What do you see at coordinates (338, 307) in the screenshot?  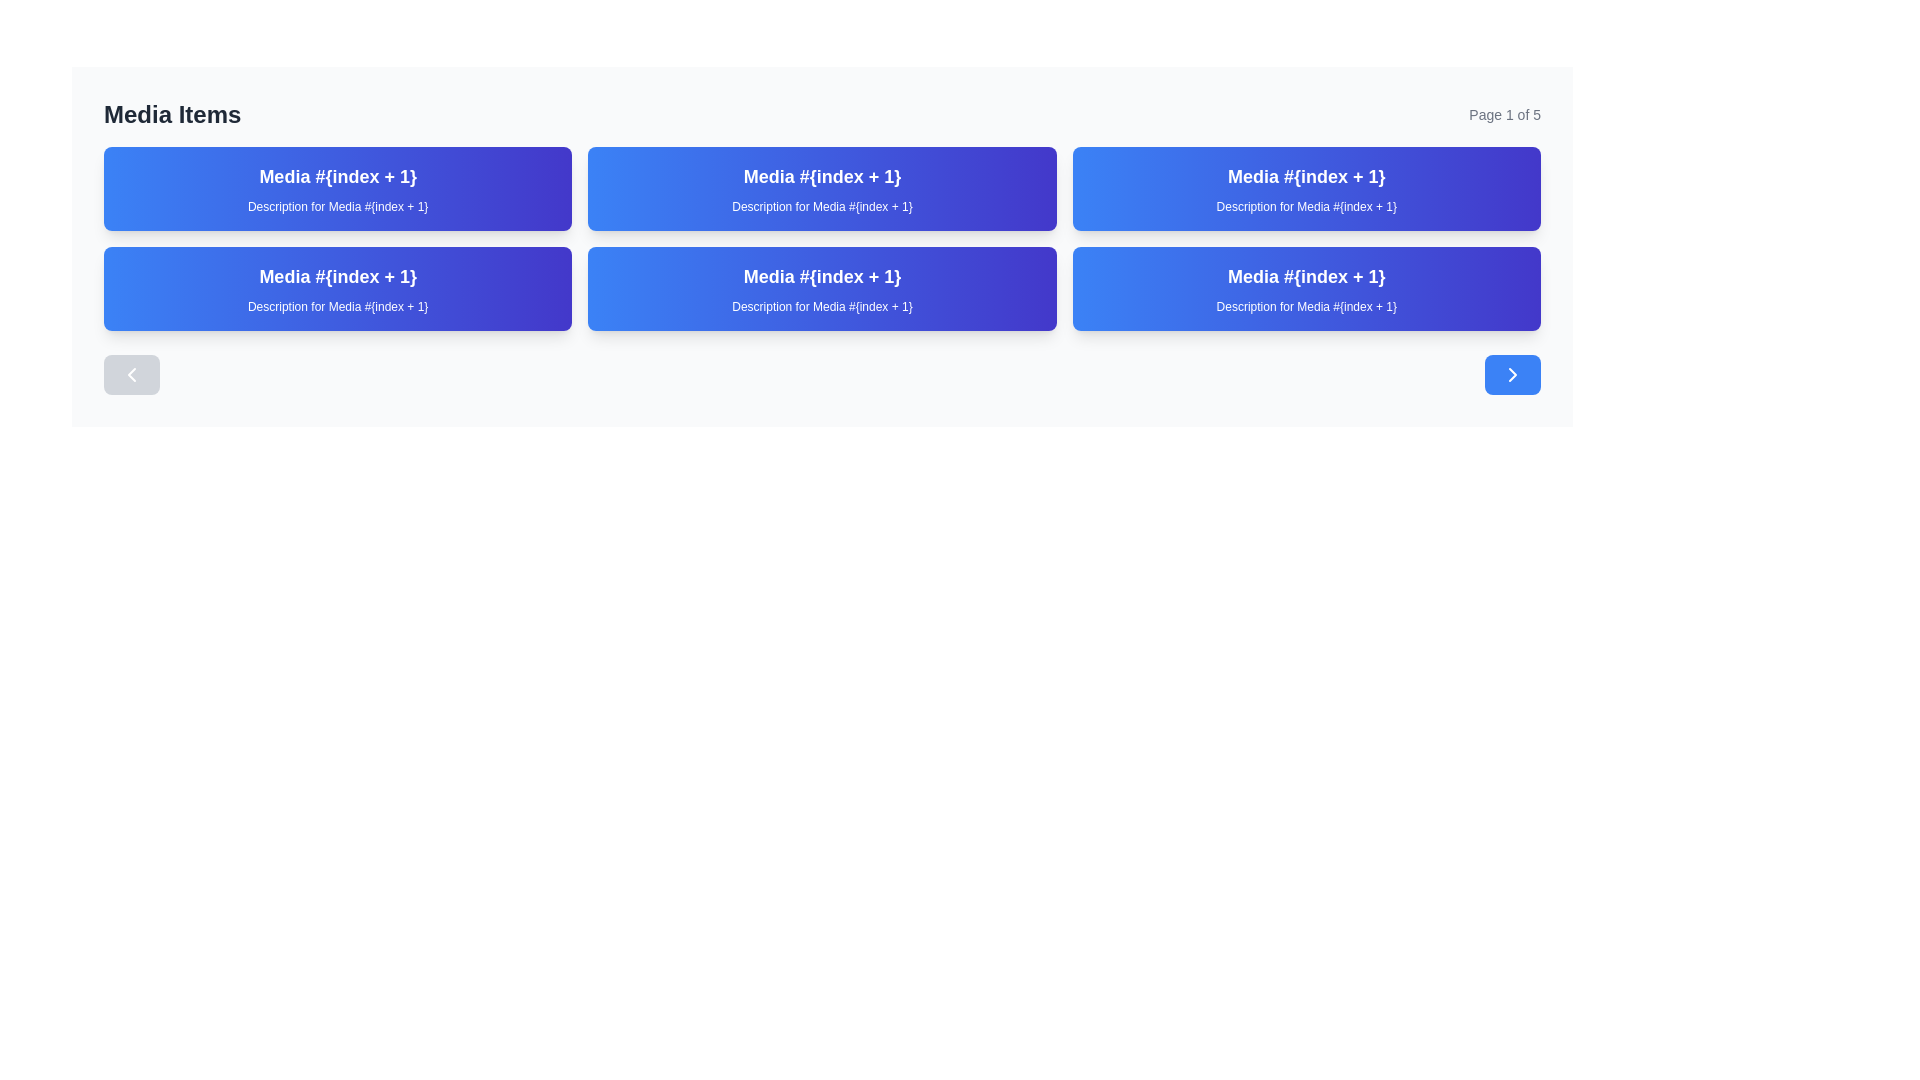 I see `the text label that reads 'Description for Media #{index + 1}' positioned at the bottom of the gradient card in the second row and first column of the grid layout` at bounding box center [338, 307].